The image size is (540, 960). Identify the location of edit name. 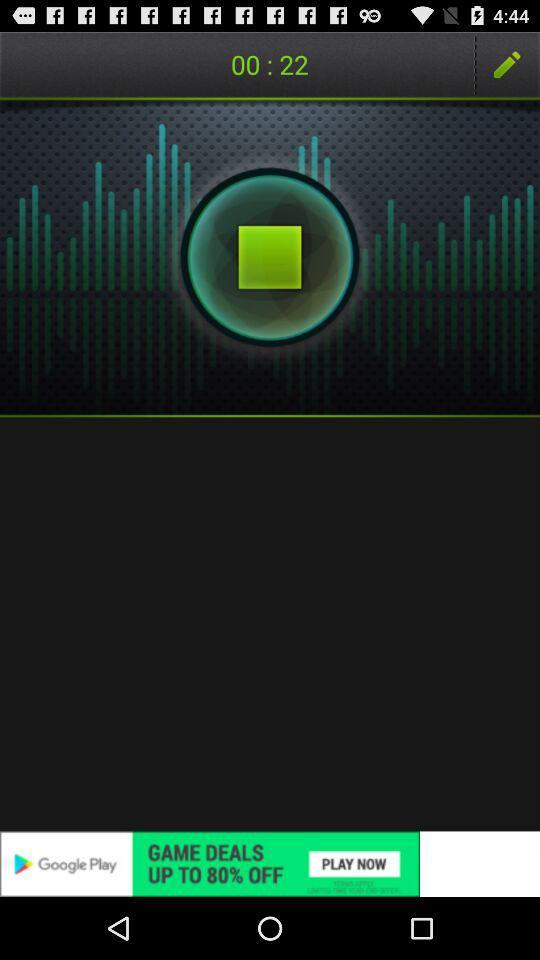
(507, 64).